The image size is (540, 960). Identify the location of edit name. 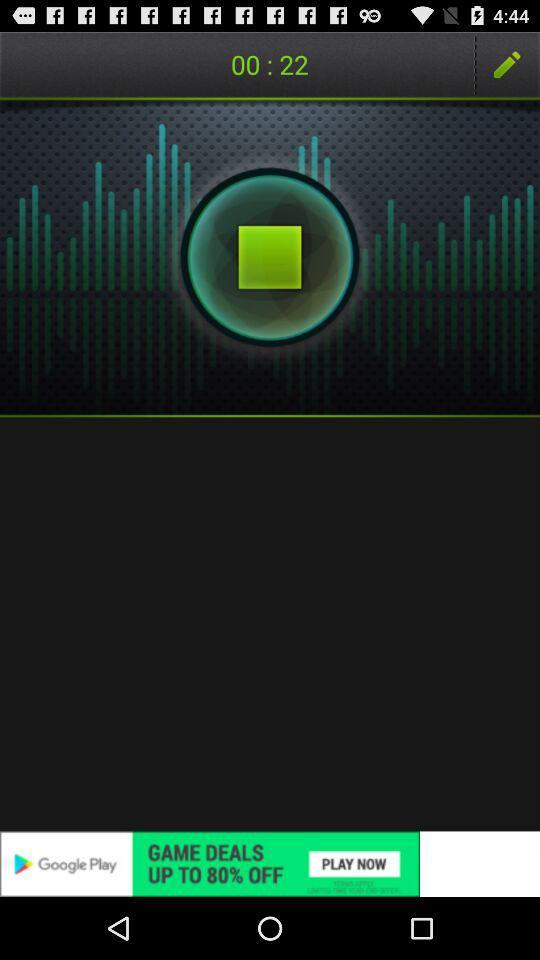
(507, 64).